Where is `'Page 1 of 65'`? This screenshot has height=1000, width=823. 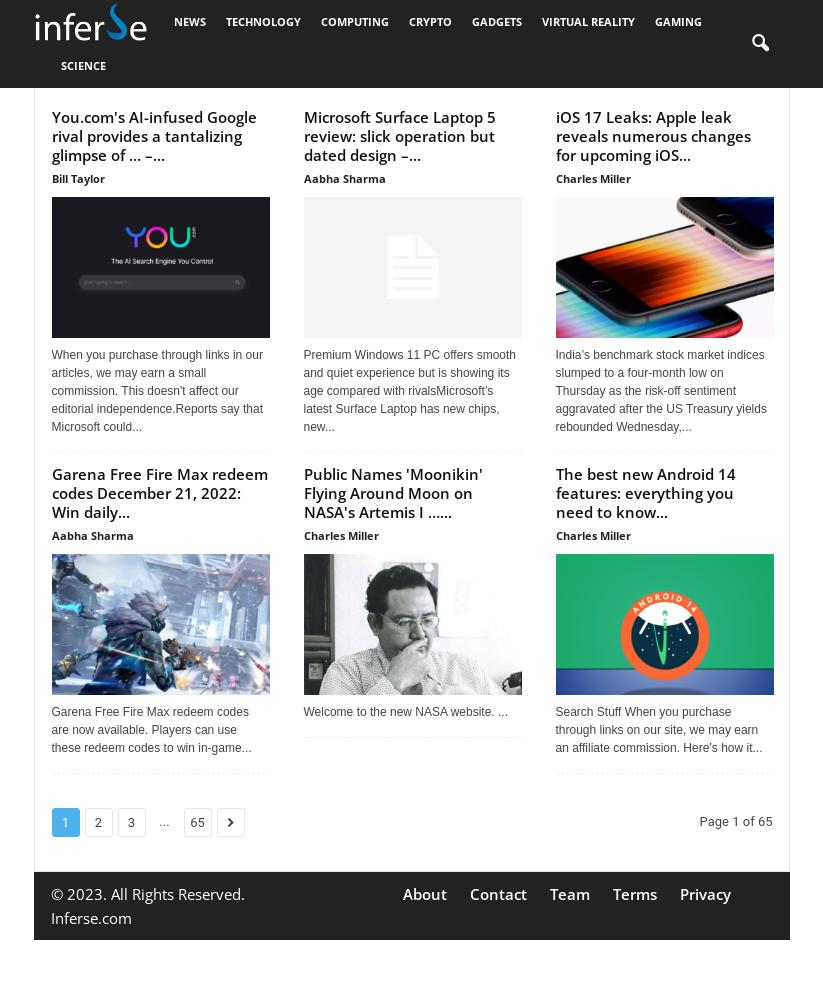
'Page 1 of 65' is located at coordinates (735, 820).